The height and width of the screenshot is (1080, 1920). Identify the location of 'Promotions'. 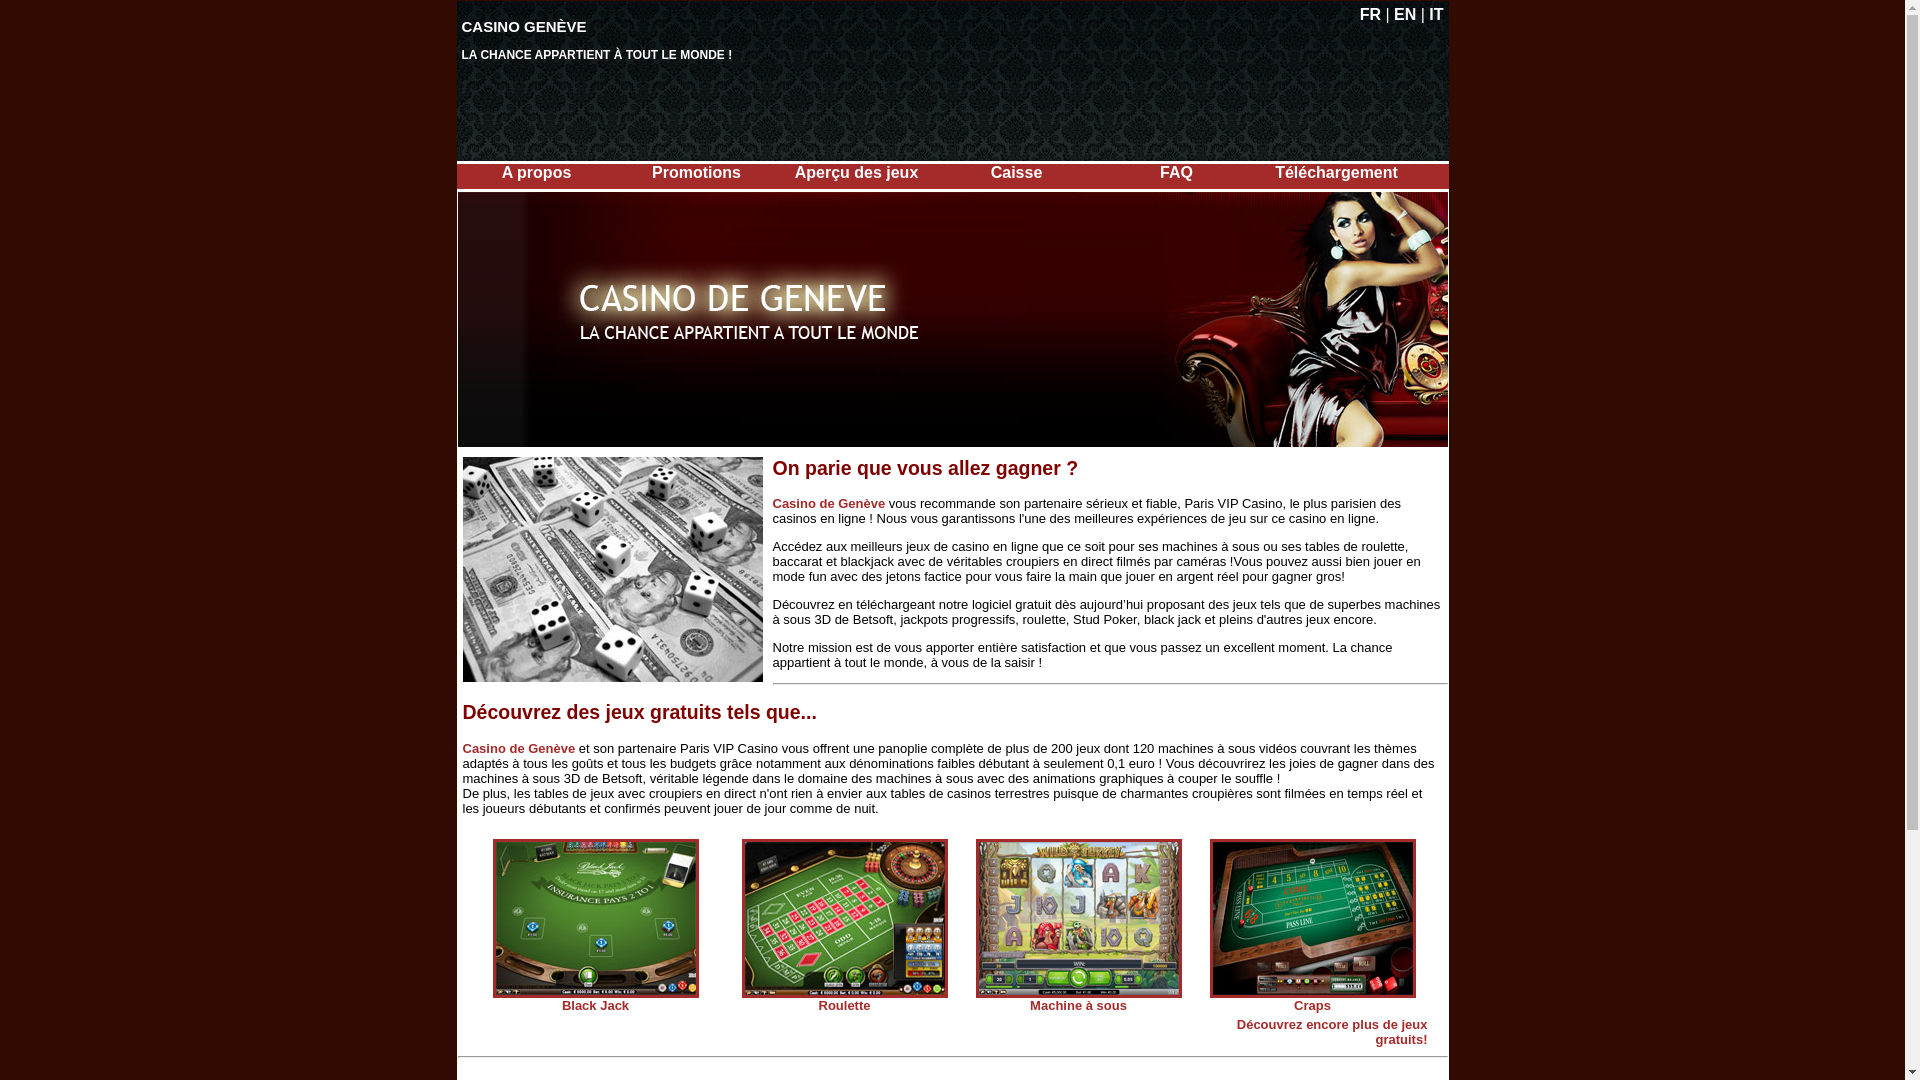
(696, 171).